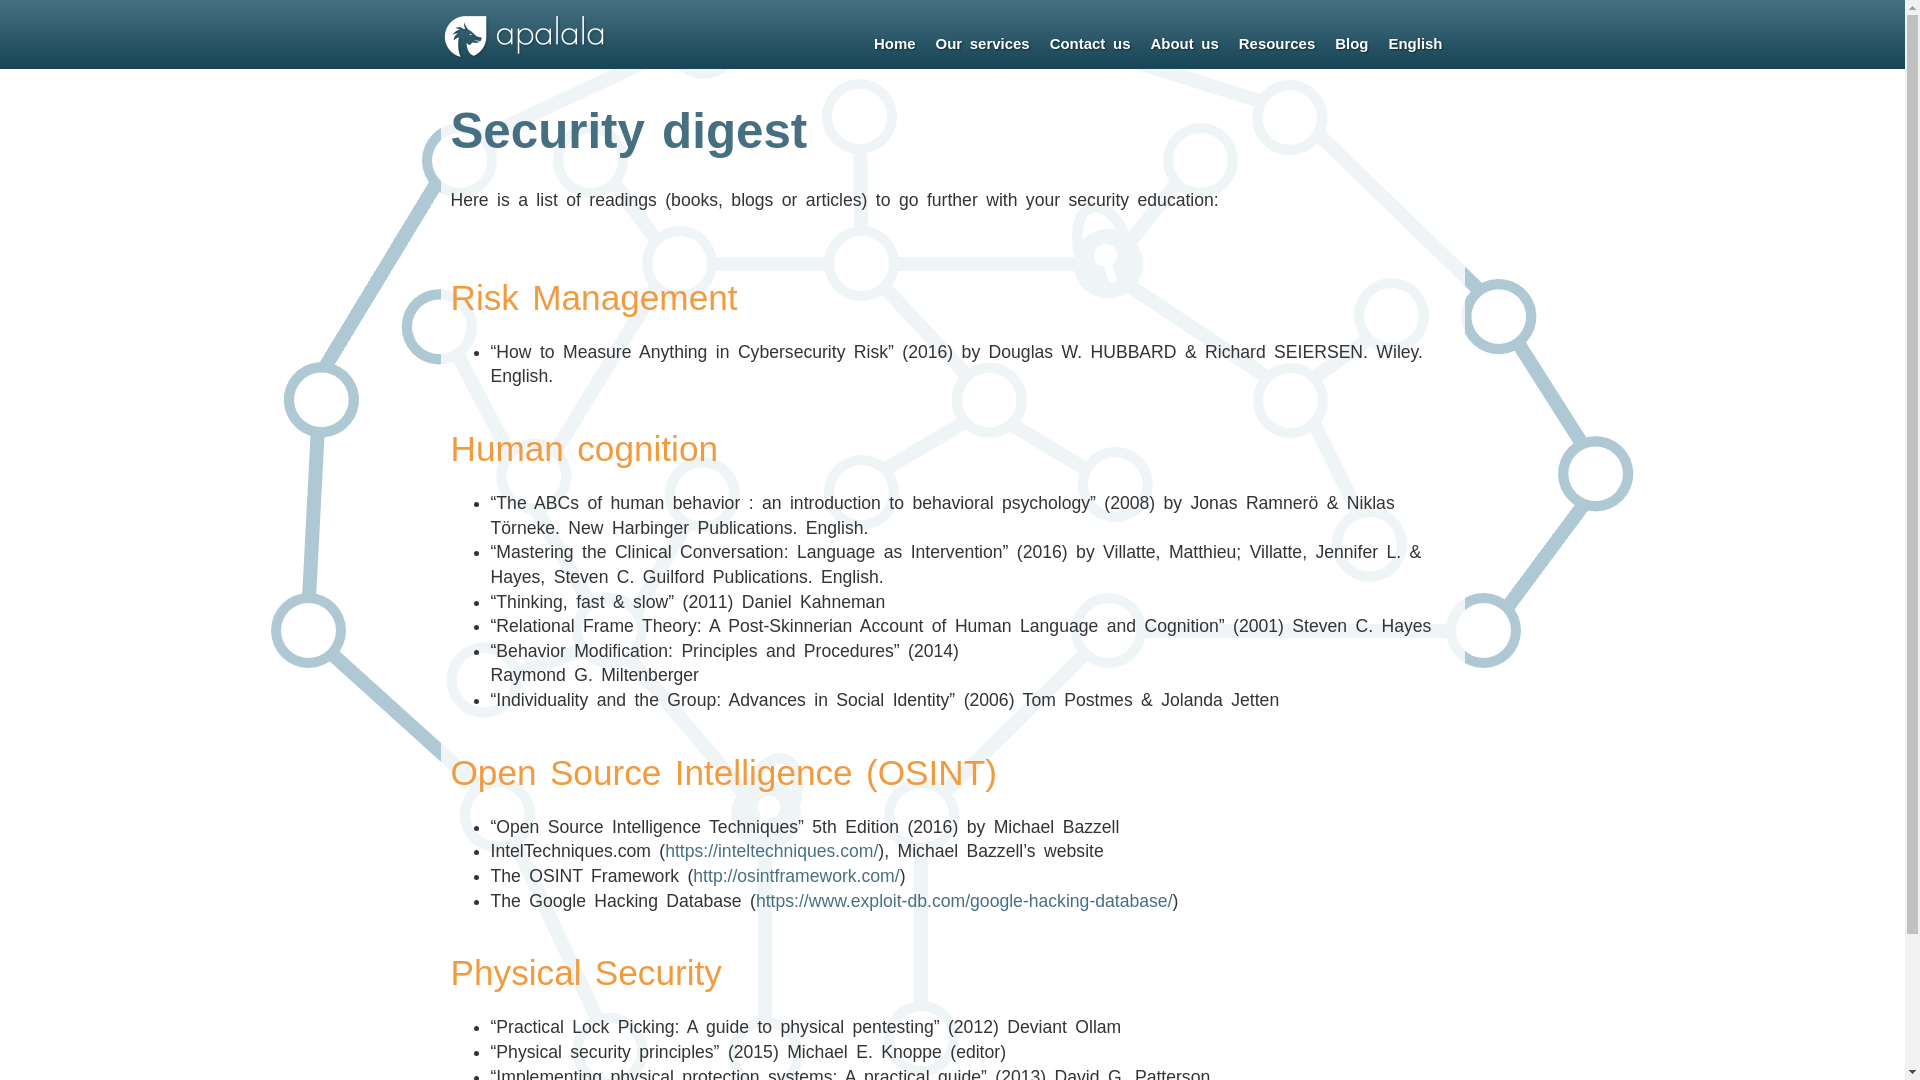  Describe the element at coordinates (1184, 44) in the screenshot. I see `'About us'` at that location.